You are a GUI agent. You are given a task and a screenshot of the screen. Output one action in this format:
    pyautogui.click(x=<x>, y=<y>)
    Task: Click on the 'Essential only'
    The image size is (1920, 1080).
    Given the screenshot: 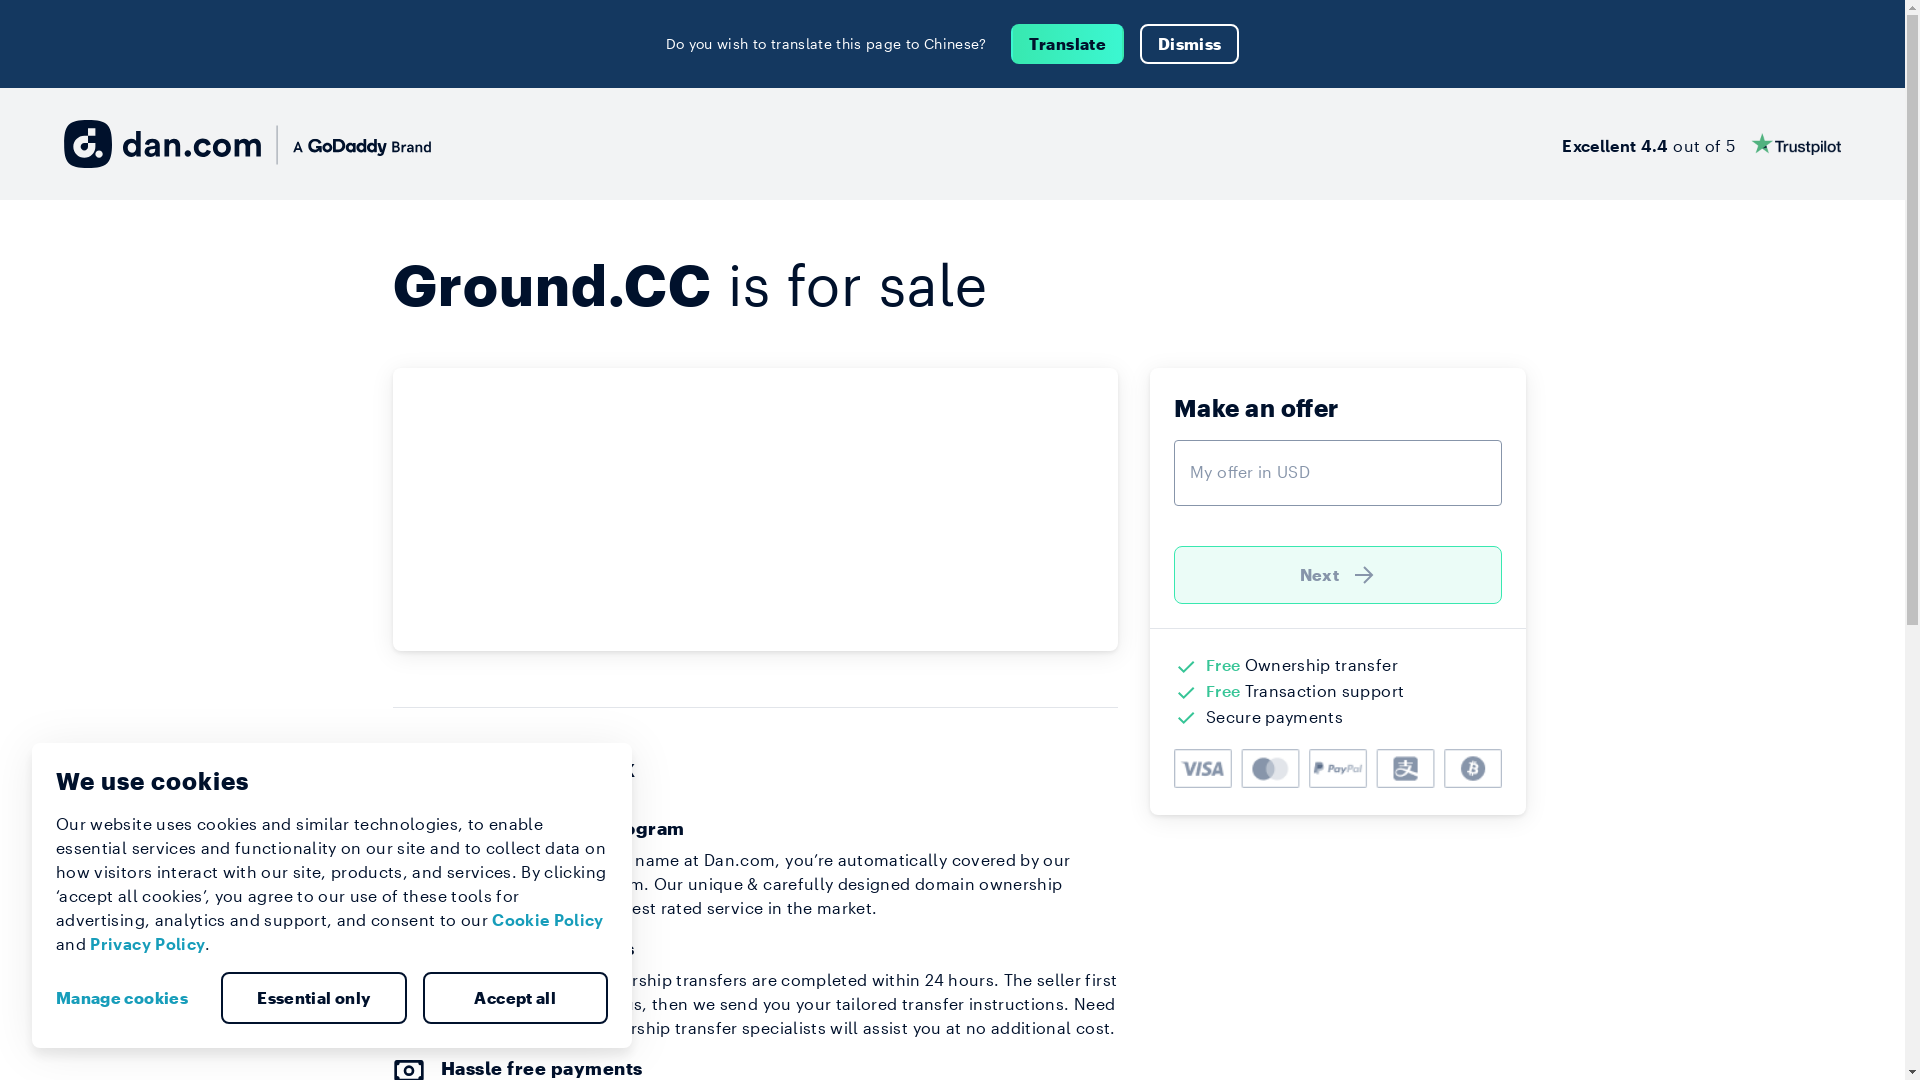 What is the action you would take?
    pyautogui.click(x=312, y=998)
    